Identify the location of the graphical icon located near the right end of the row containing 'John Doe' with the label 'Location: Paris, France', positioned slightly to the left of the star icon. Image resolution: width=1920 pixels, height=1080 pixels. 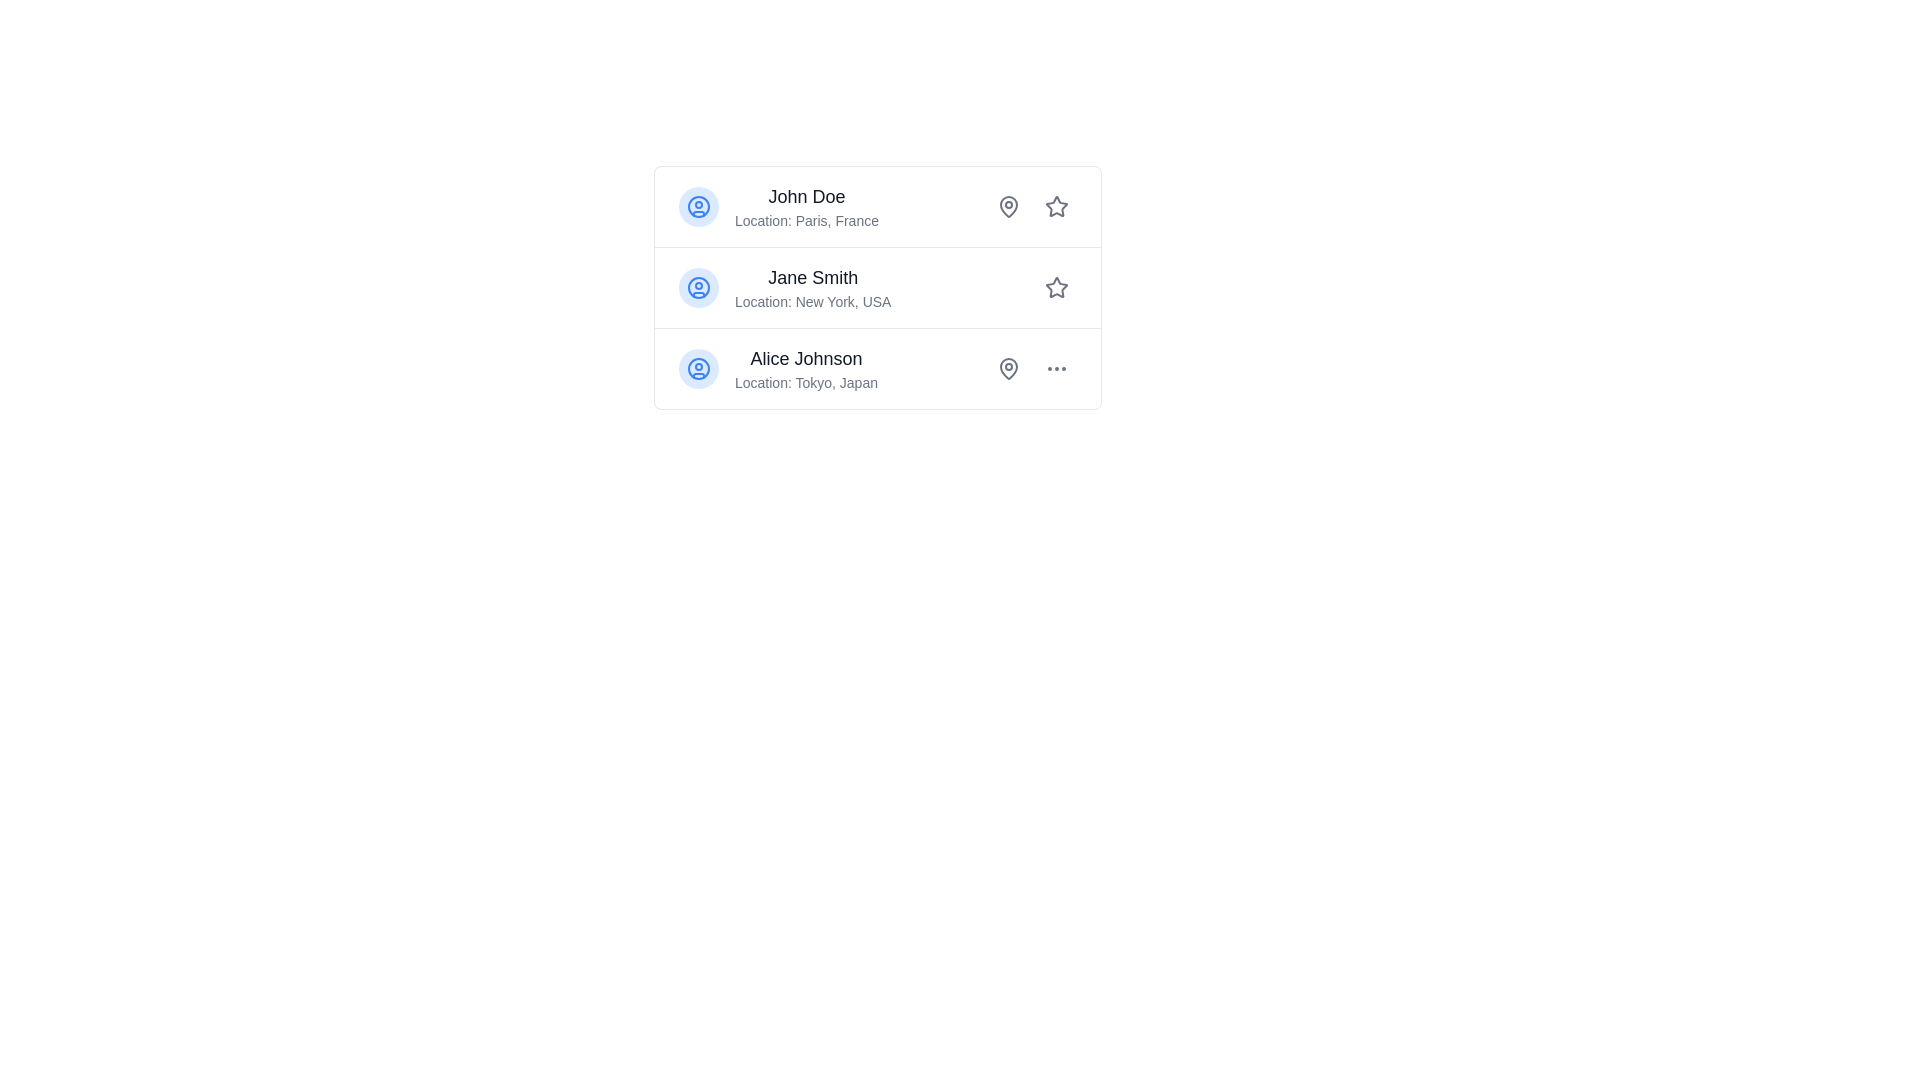
(1008, 205).